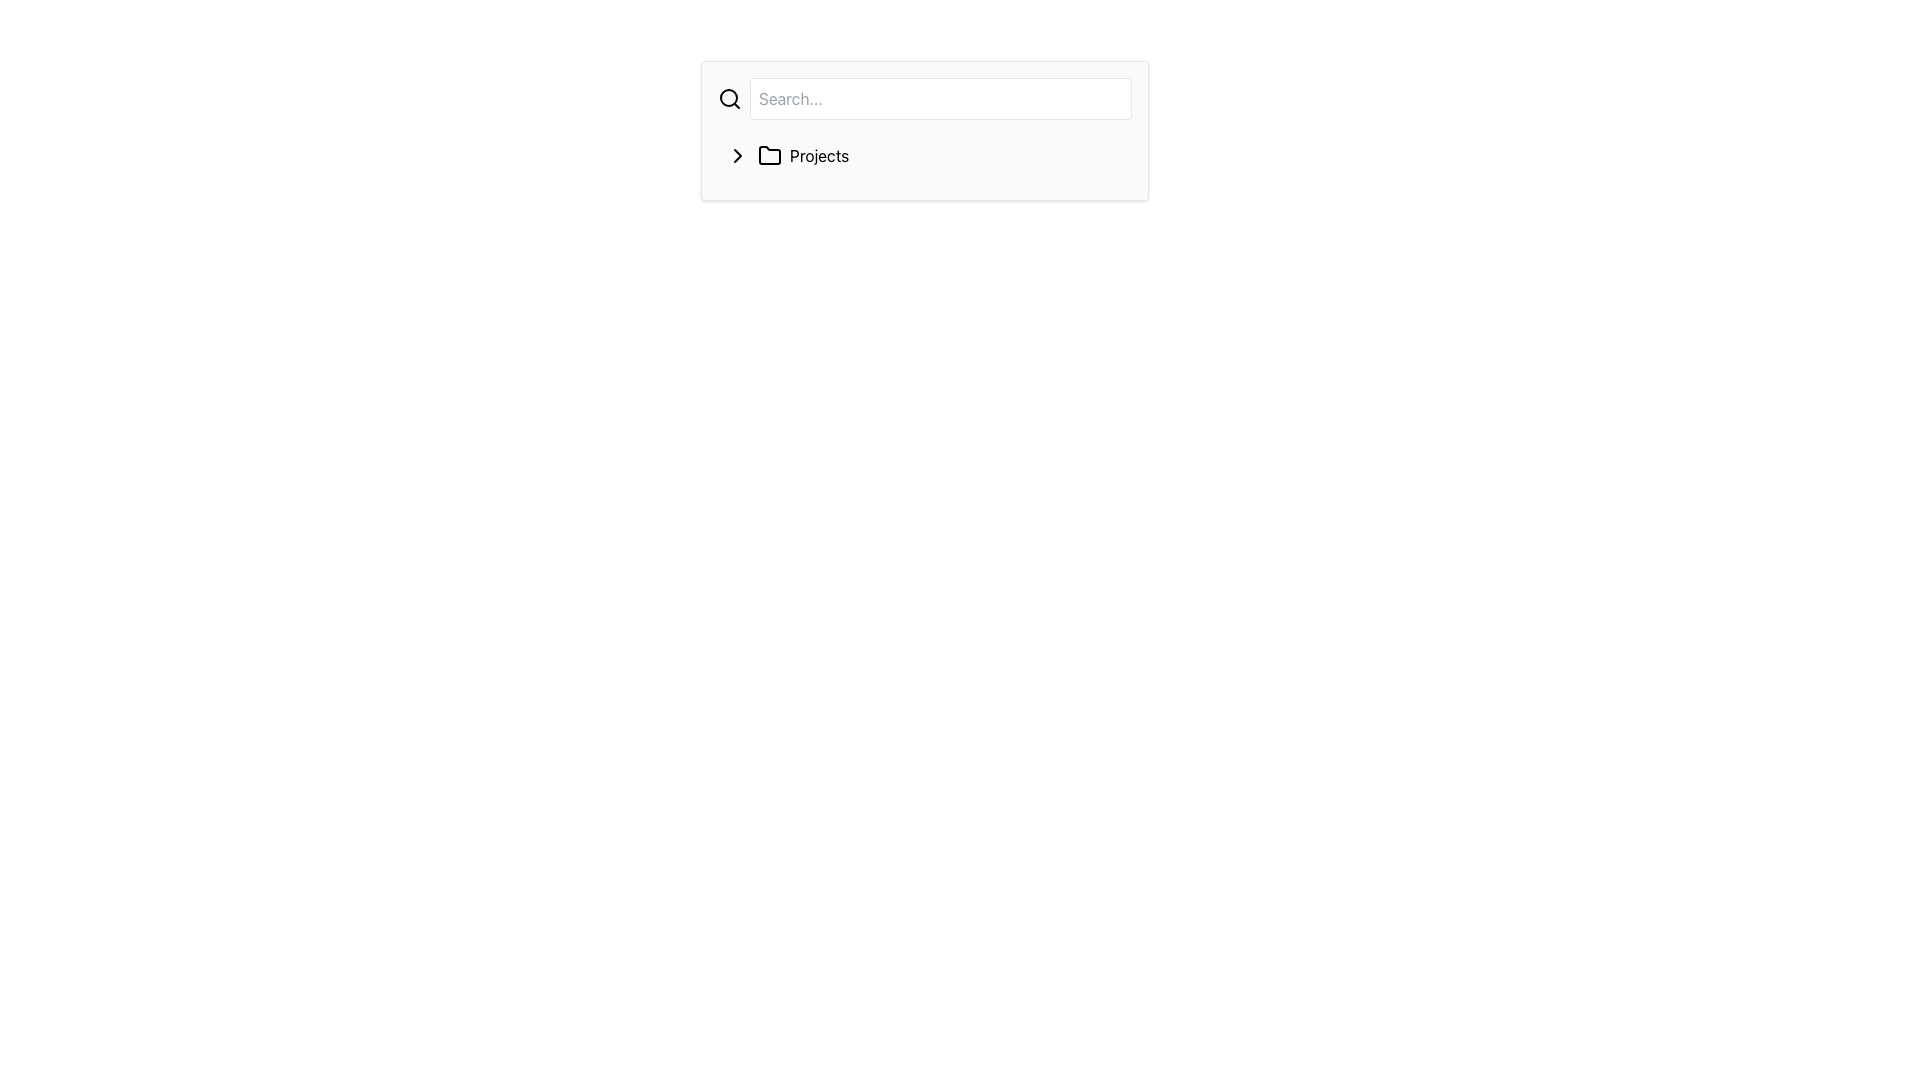 The width and height of the screenshot is (1920, 1080). What do you see at coordinates (819, 154) in the screenshot?
I see `the 'Projects' text label, which is part of a navigational list and is displayed in black sans-serif font, located between a folder icon and an SVG arrow icon` at bounding box center [819, 154].